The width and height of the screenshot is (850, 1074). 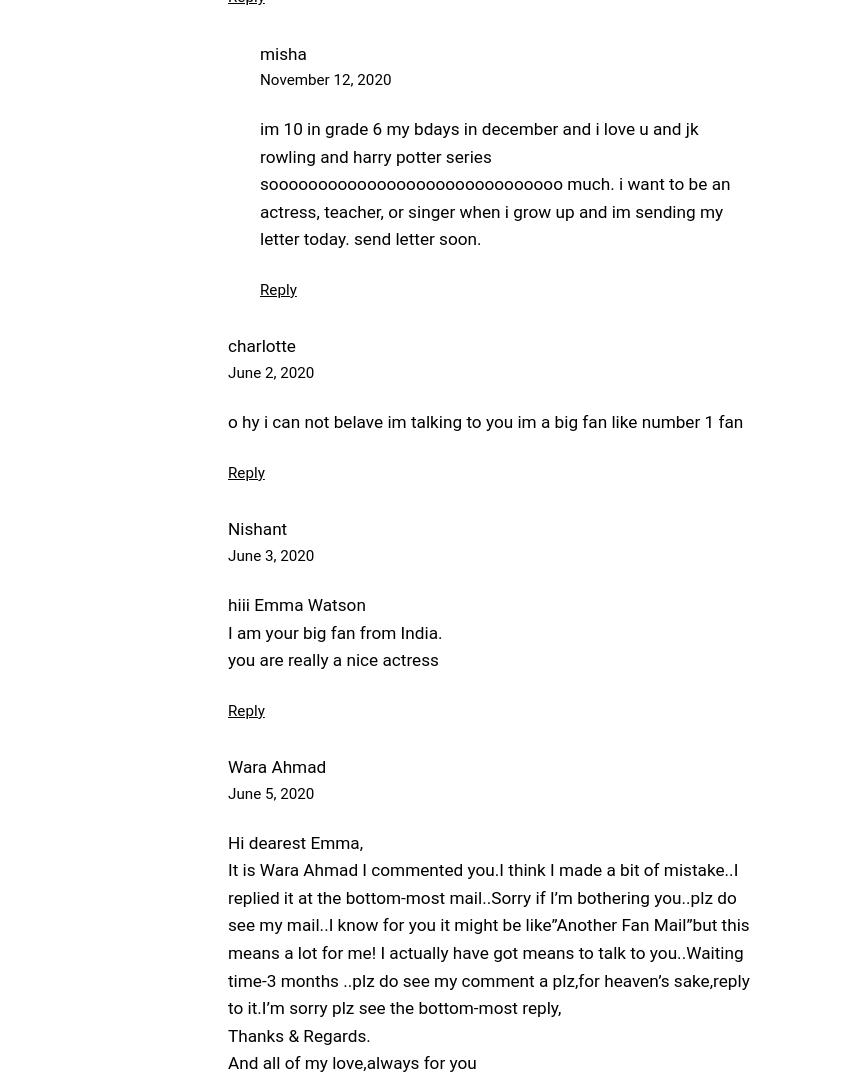 What do you see at coordinates (259, 80) in the screenshot?
I see `'November 12, 2020'` at bounding box center [259, 80].